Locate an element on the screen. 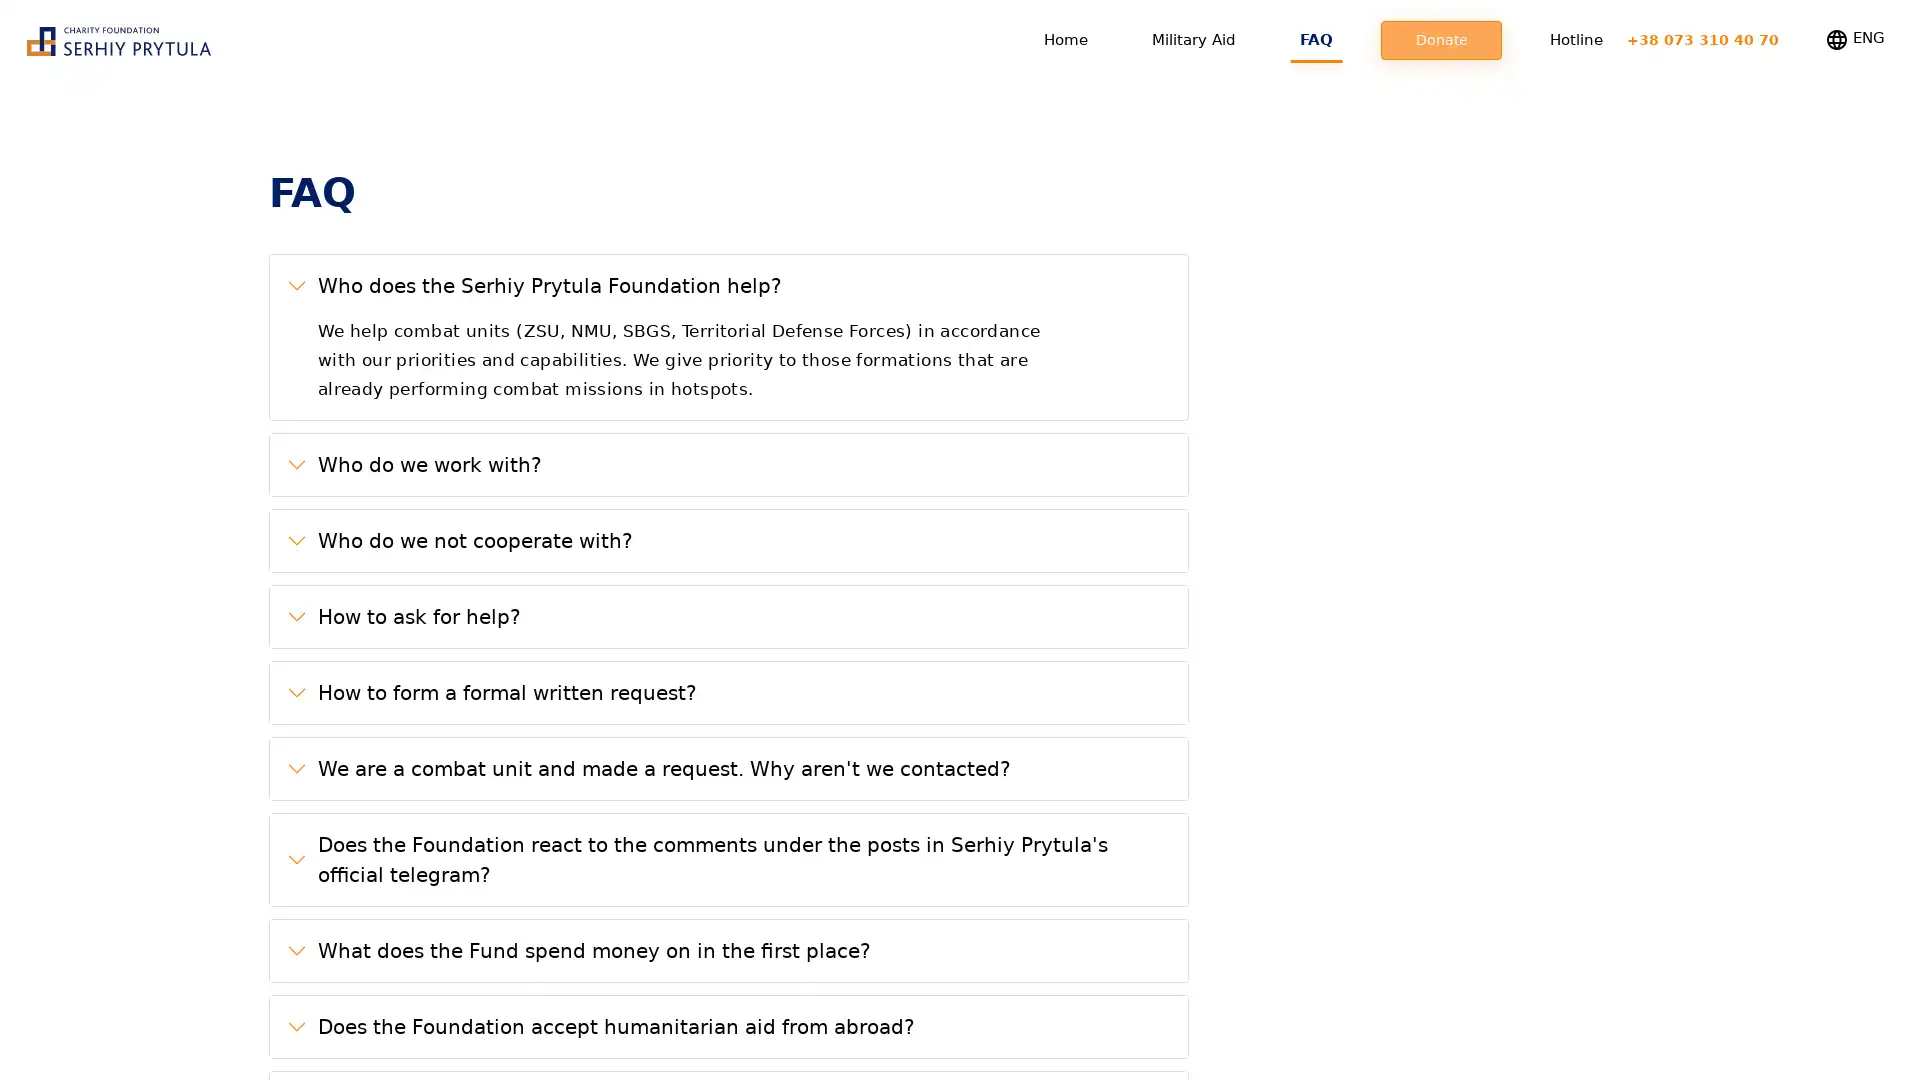 The height and width of the screenshot is (1080, 1920). Who do we work with? is located at coordinates (727, 465).